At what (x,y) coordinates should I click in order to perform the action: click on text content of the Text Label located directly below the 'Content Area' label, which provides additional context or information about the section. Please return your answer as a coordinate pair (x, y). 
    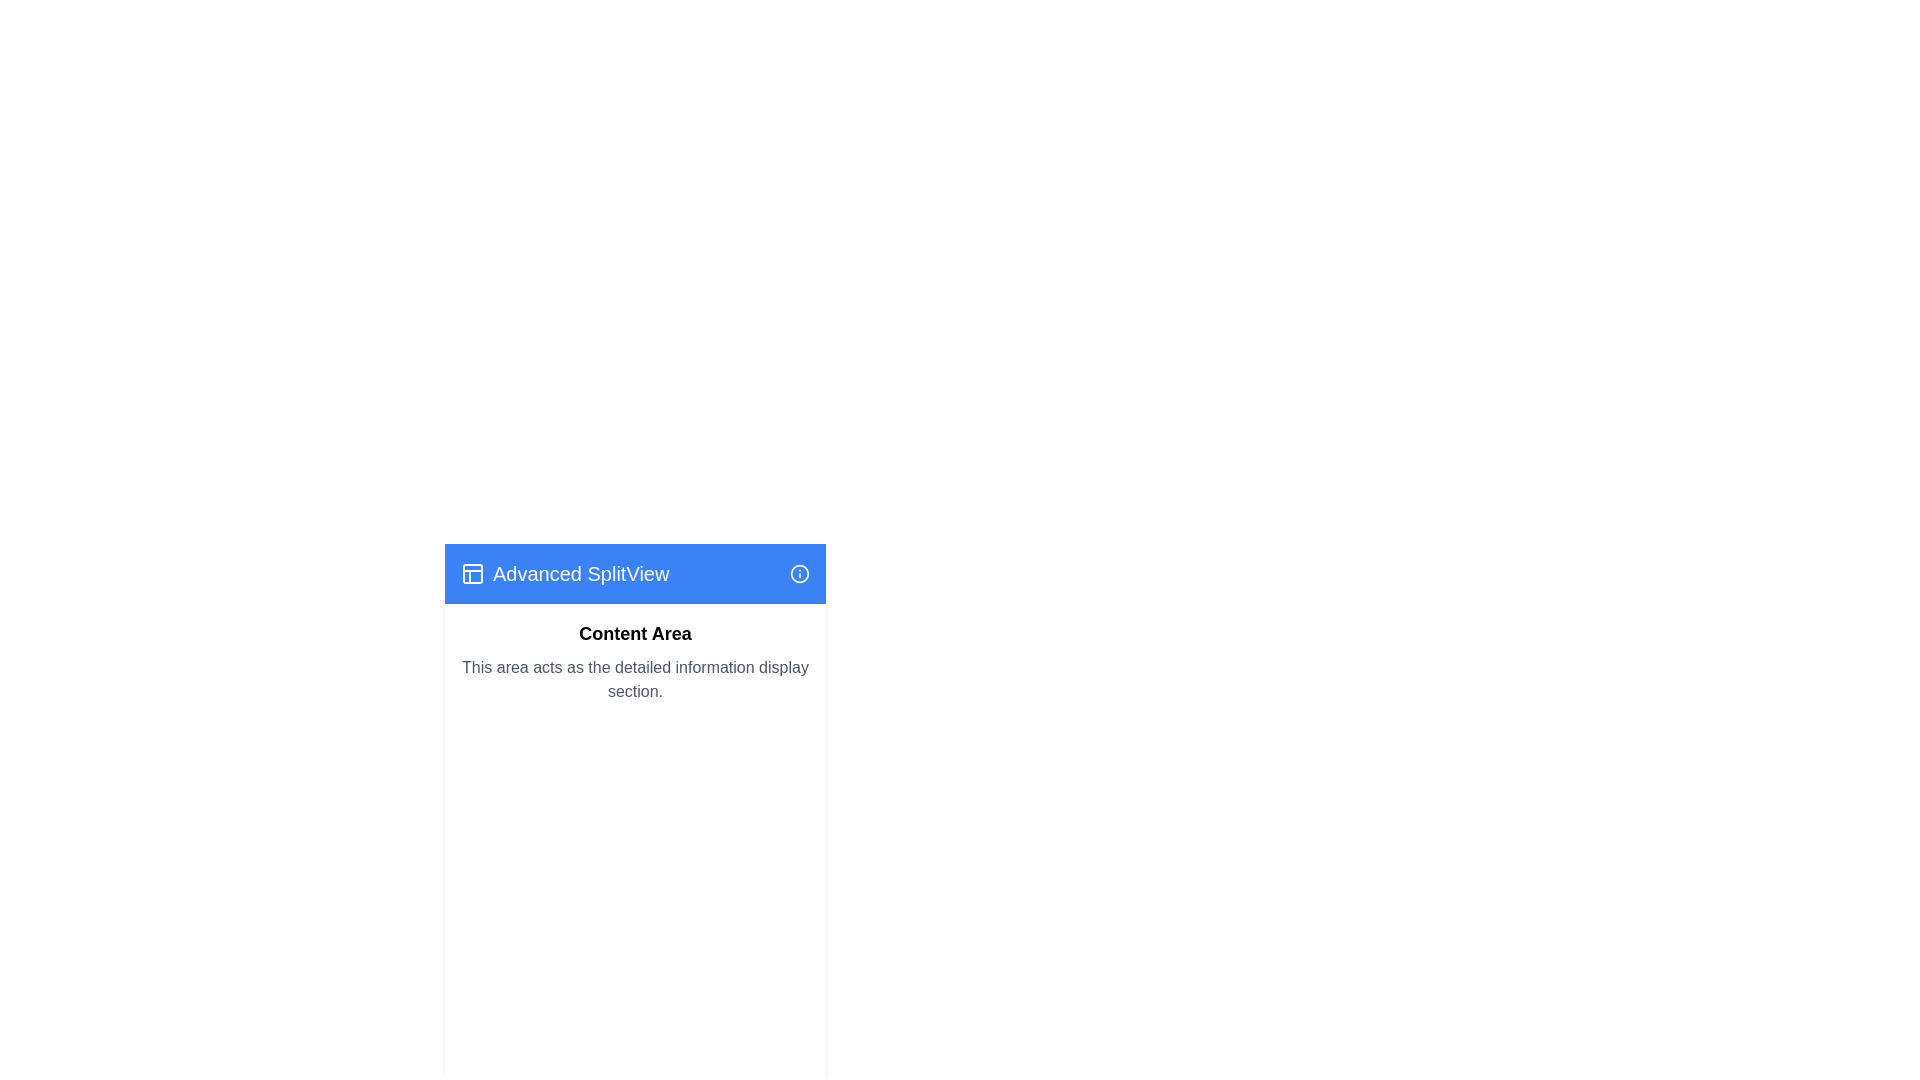
    Looking at the image, I should click on (634, 678).